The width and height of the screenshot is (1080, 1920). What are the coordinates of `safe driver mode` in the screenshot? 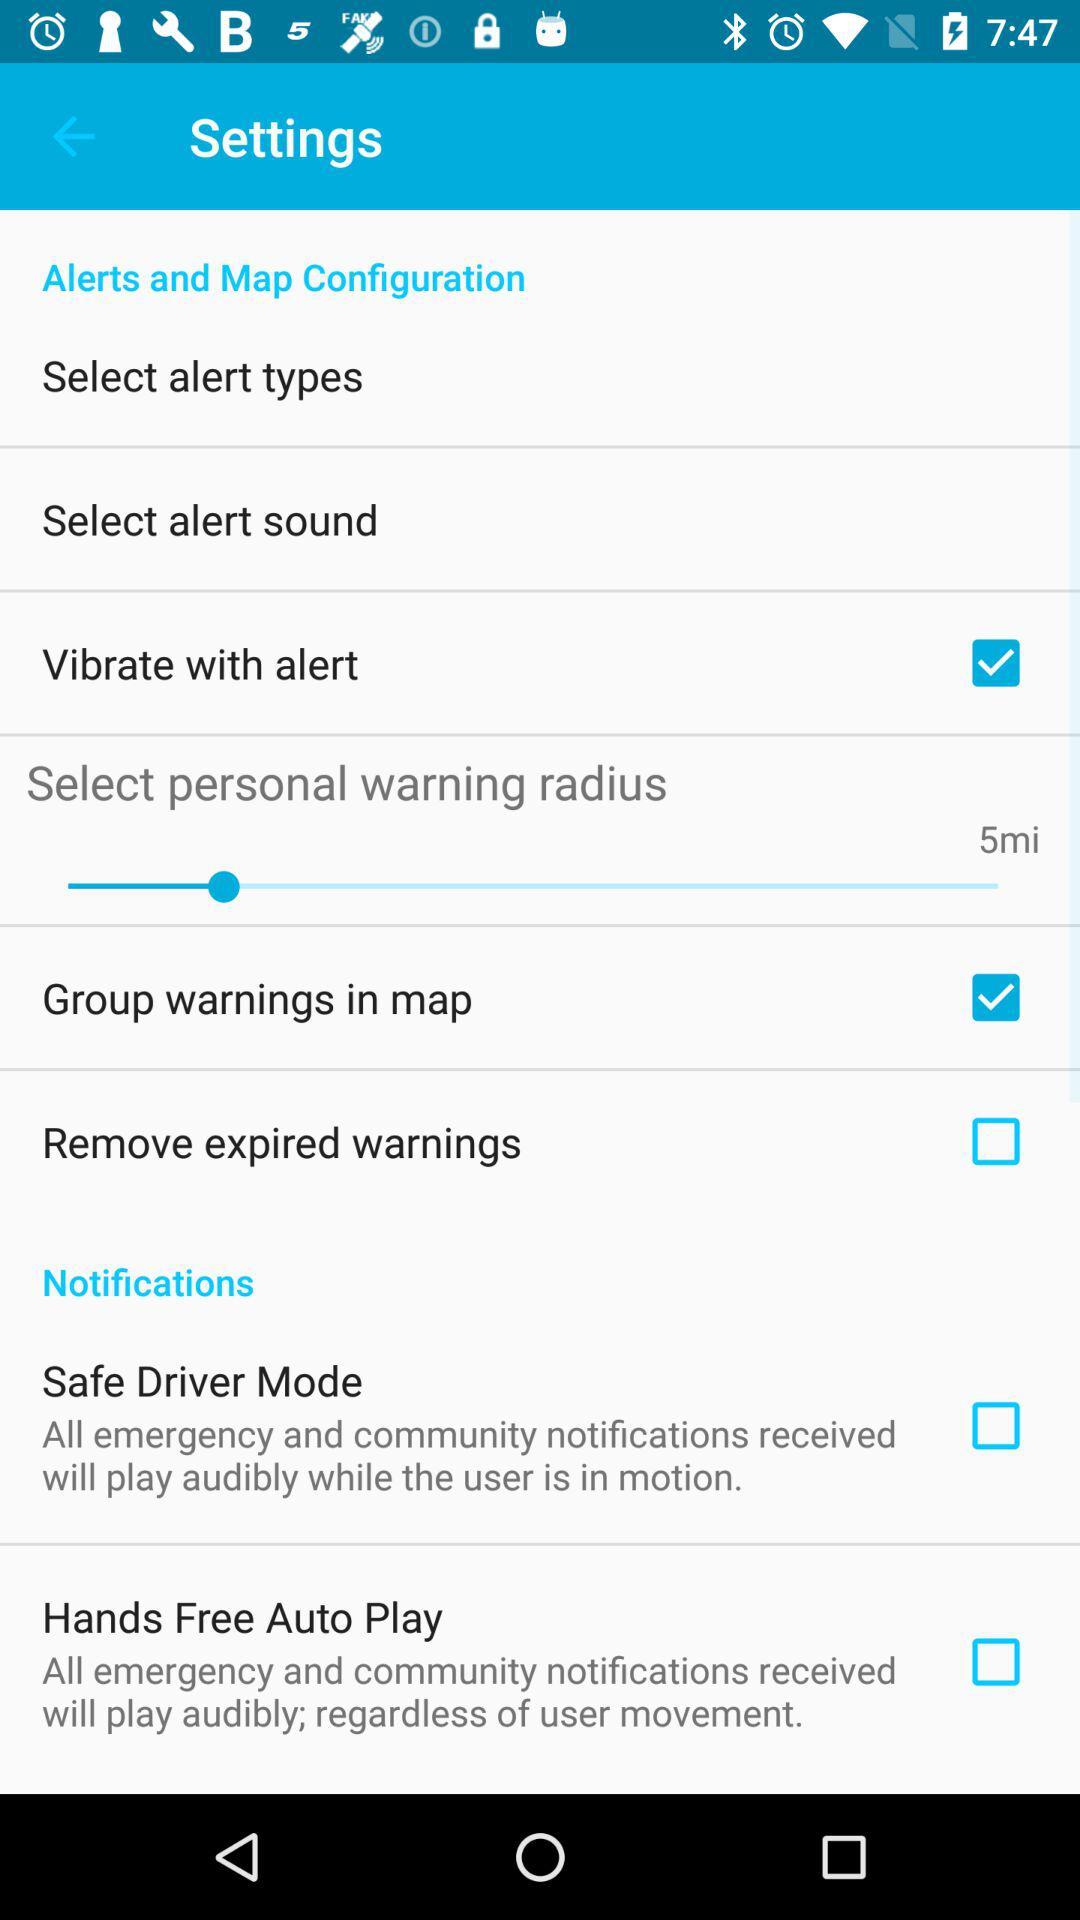 It's located at (202, 1379).